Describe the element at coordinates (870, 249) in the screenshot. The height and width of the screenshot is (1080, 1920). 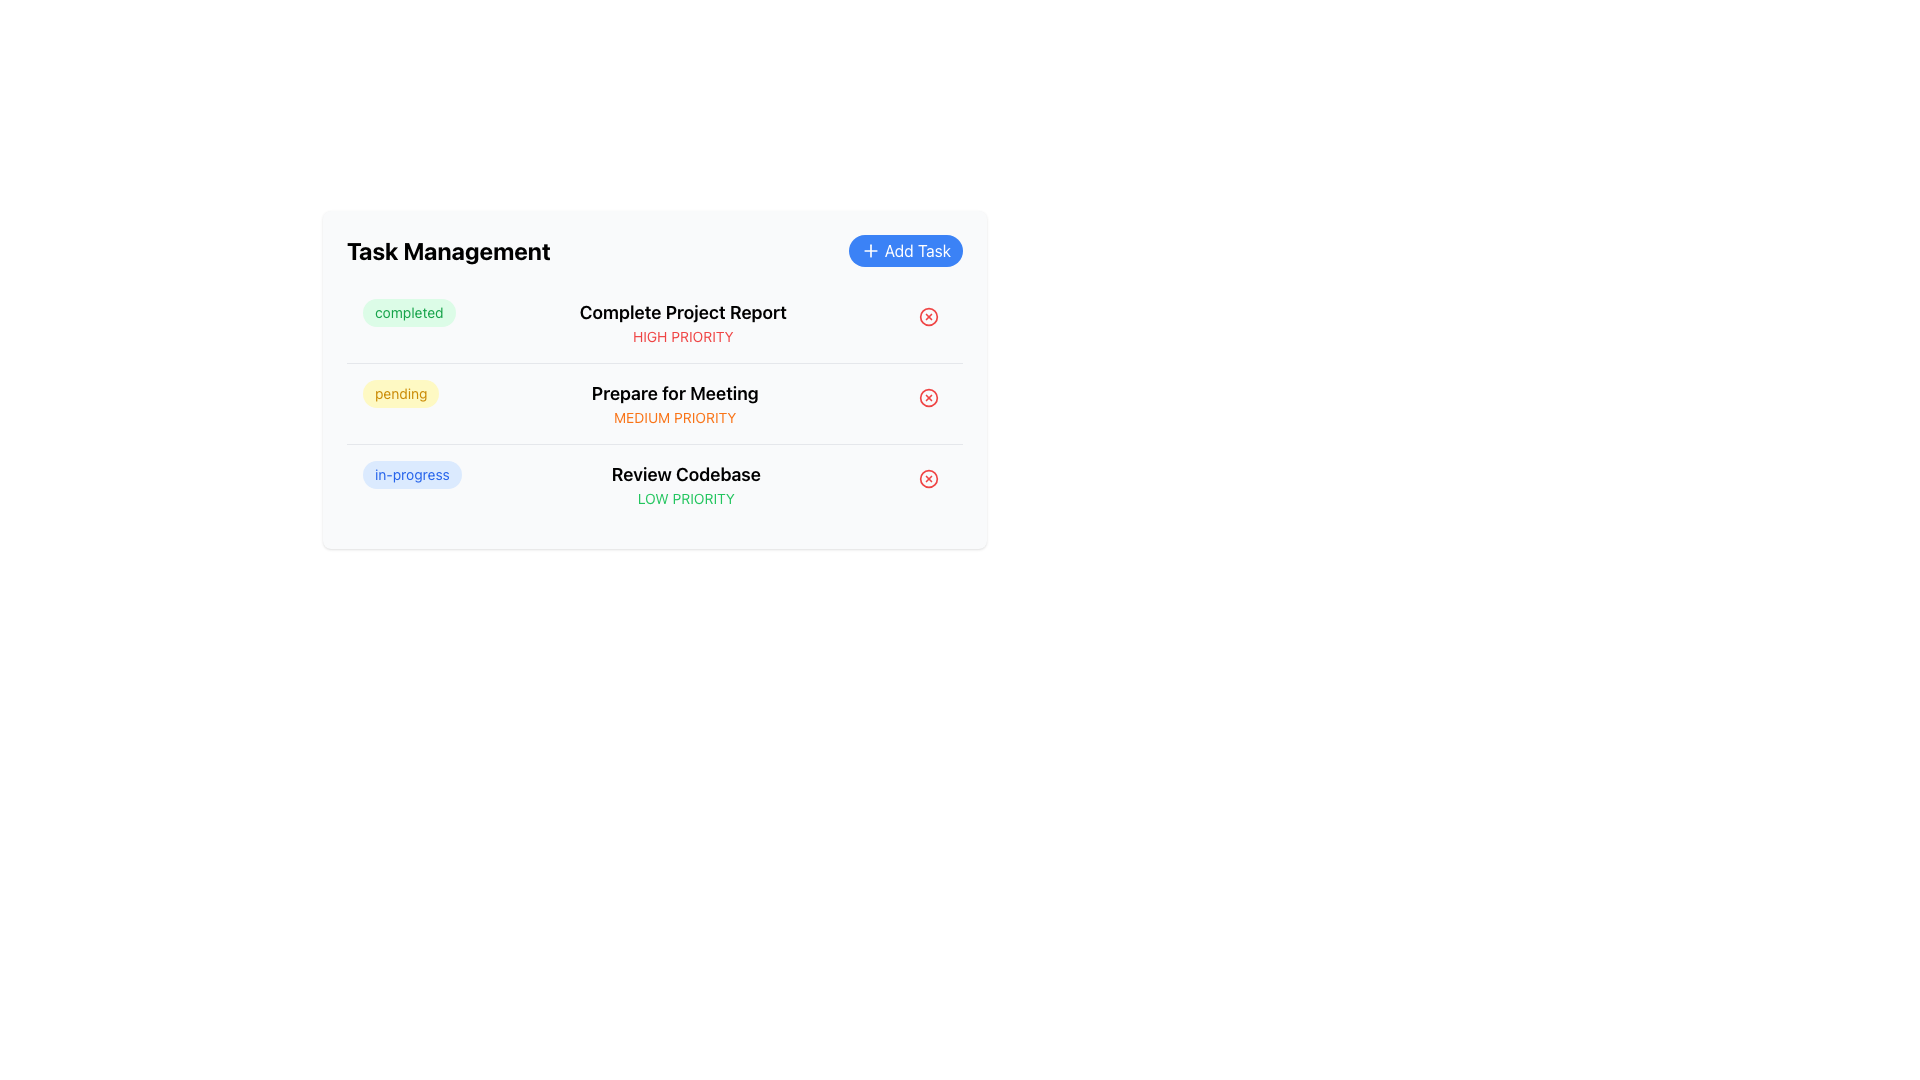
I see `the compact blue circular plus icon located within the 'Add Task' button at the top-right corner of the task management interface` at that location.